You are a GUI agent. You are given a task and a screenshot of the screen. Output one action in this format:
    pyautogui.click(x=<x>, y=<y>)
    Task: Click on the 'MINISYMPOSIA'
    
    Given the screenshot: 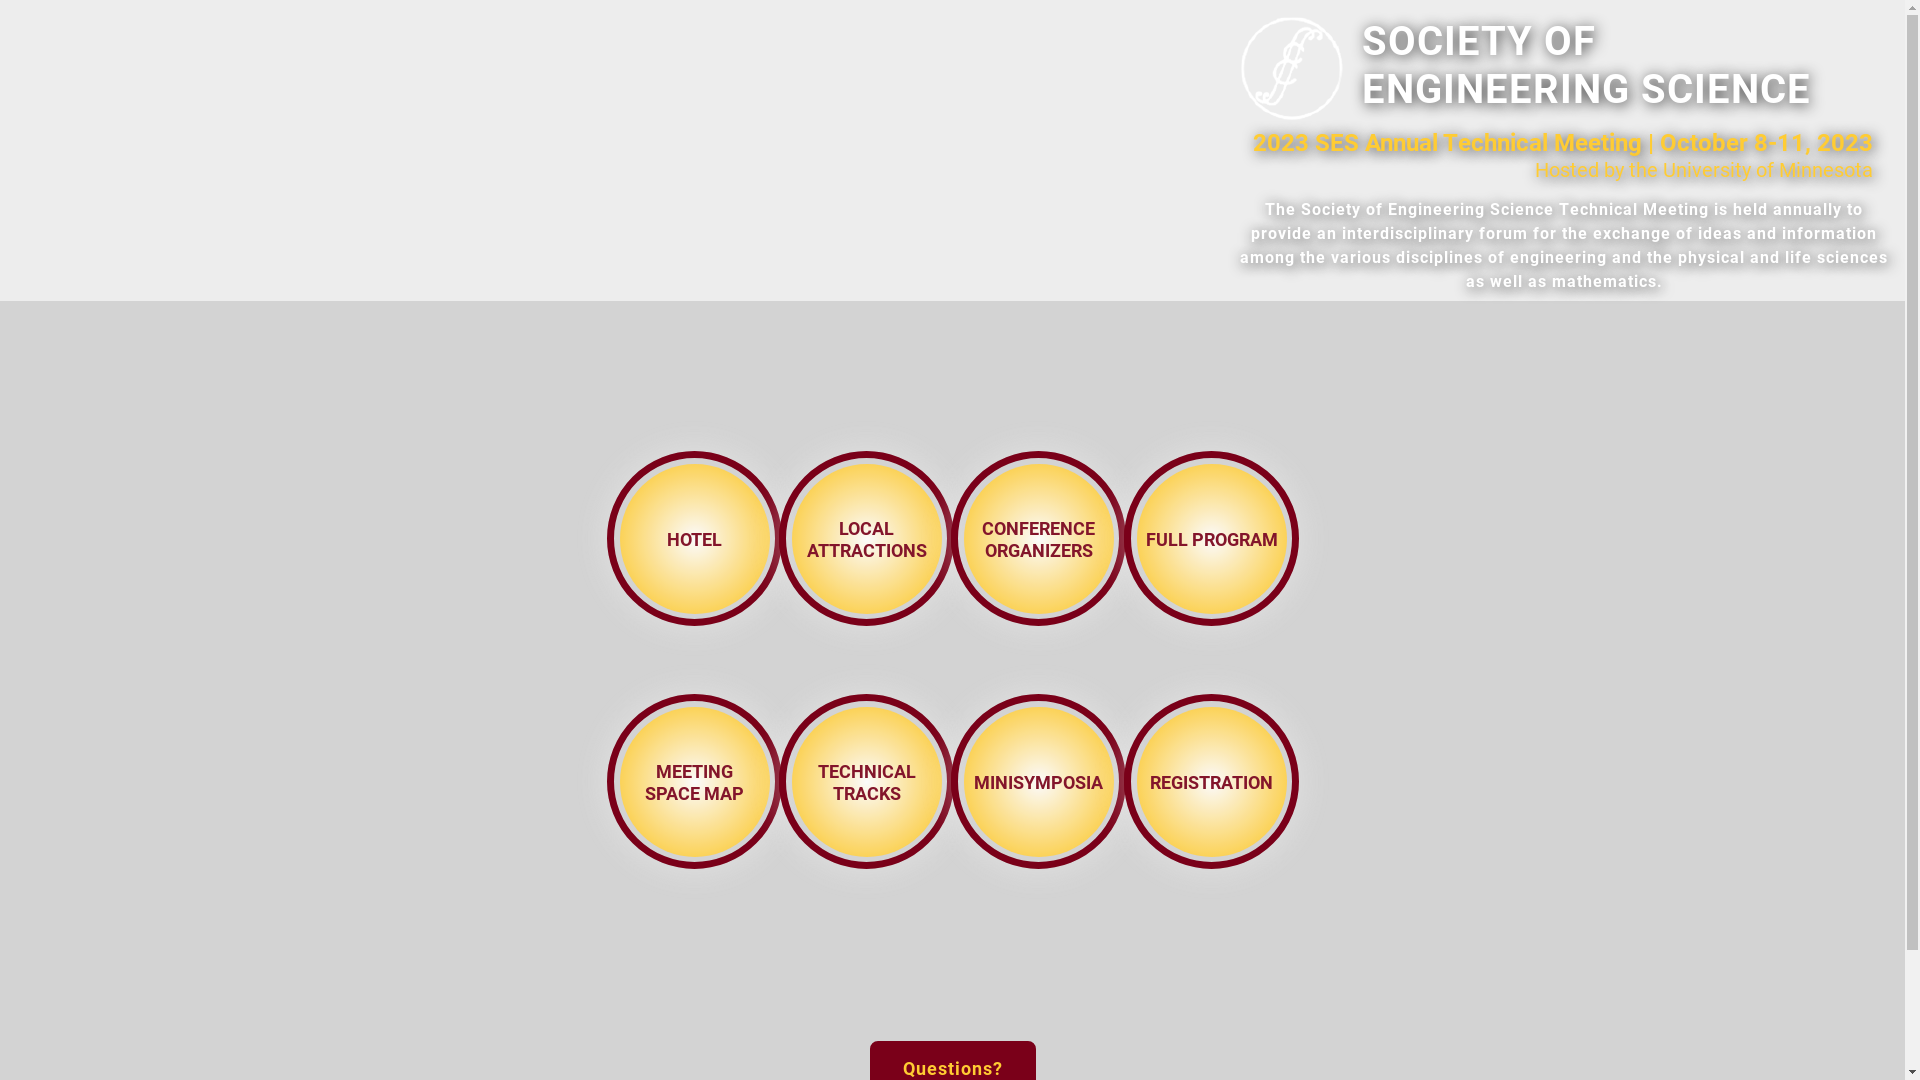 What is the action you would take?
    pyautogui.click(x=1038, y=779)
    